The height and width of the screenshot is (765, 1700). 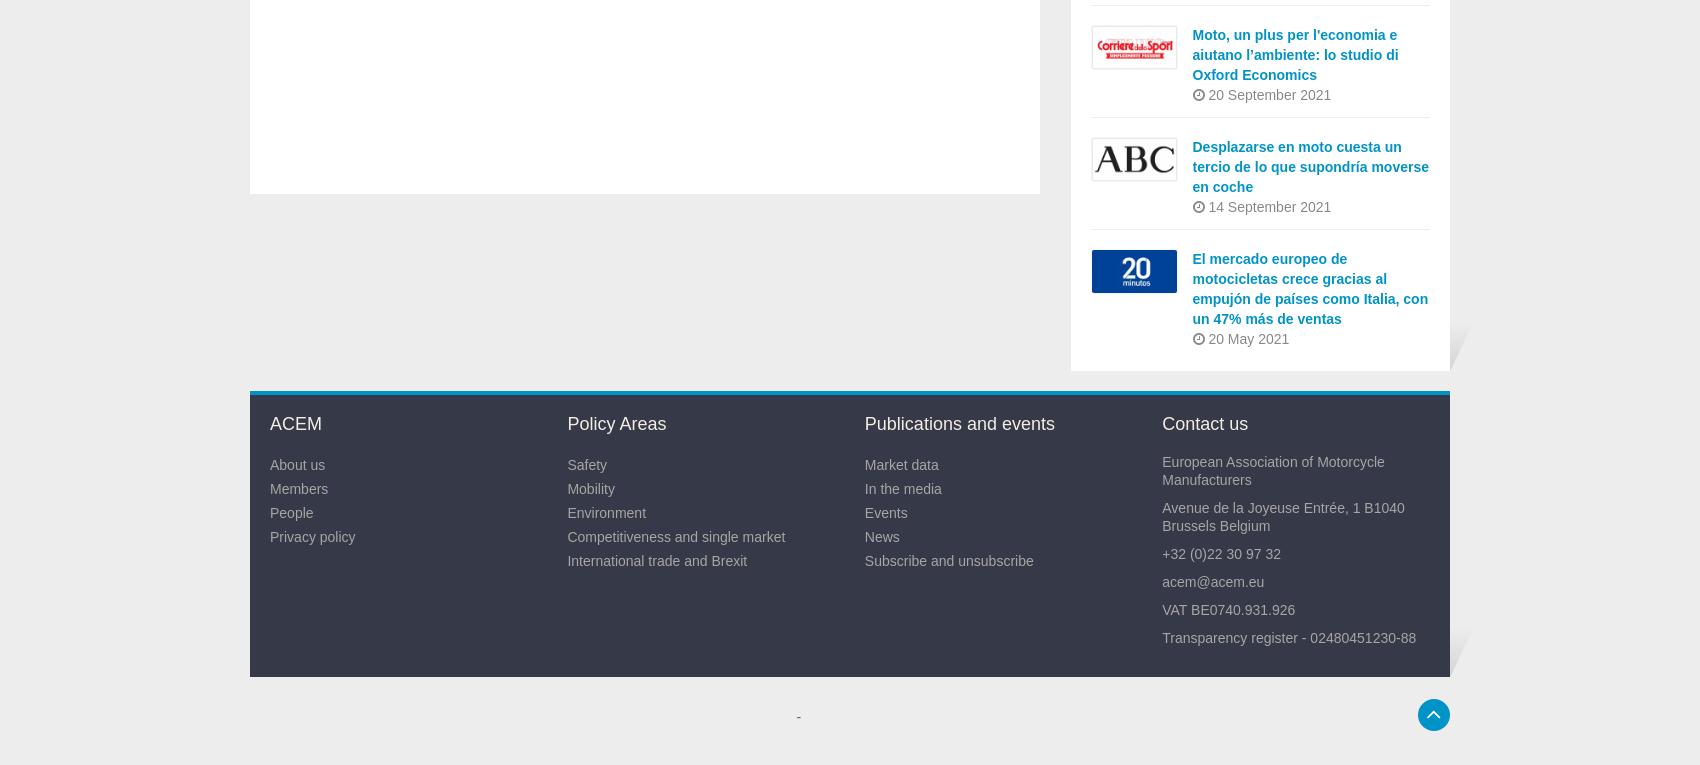 I want to click on 'Publications and events', so click(x=957, y=423).